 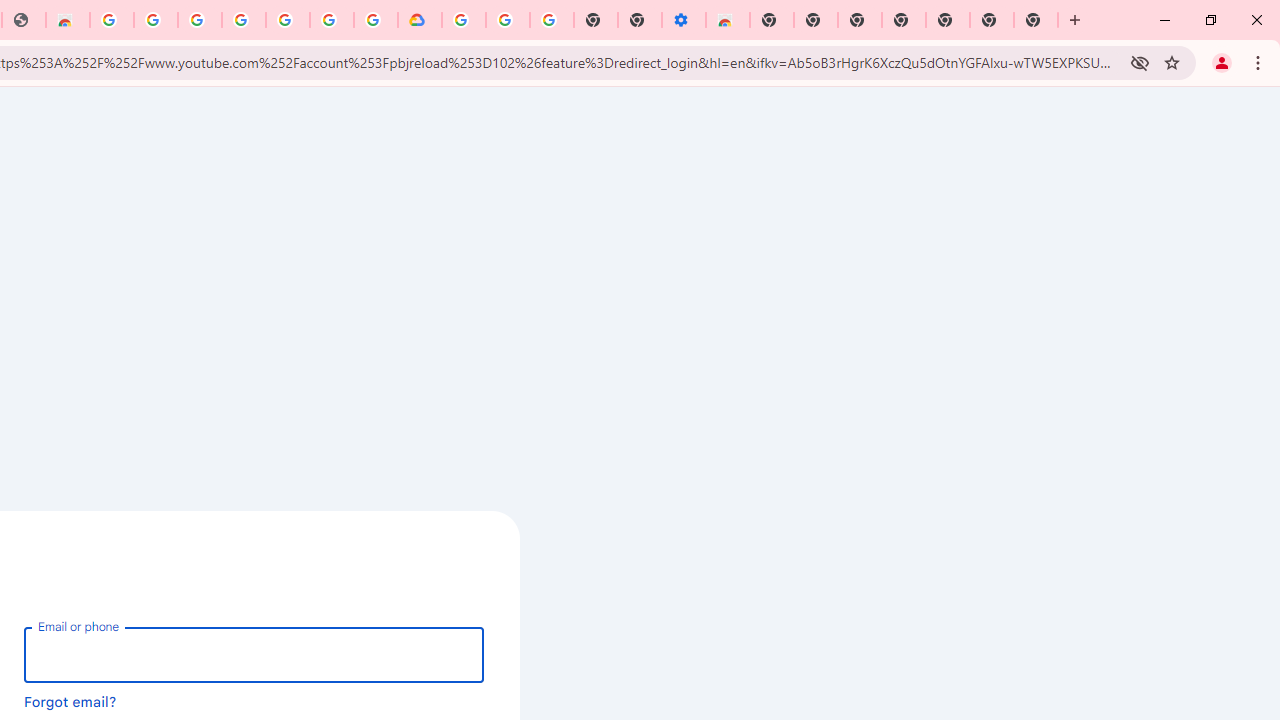 What do you see at coordinates (684, 20) in the screenshot?
I see `'Settings - Accessibility'` at bounding box center [684, 20].